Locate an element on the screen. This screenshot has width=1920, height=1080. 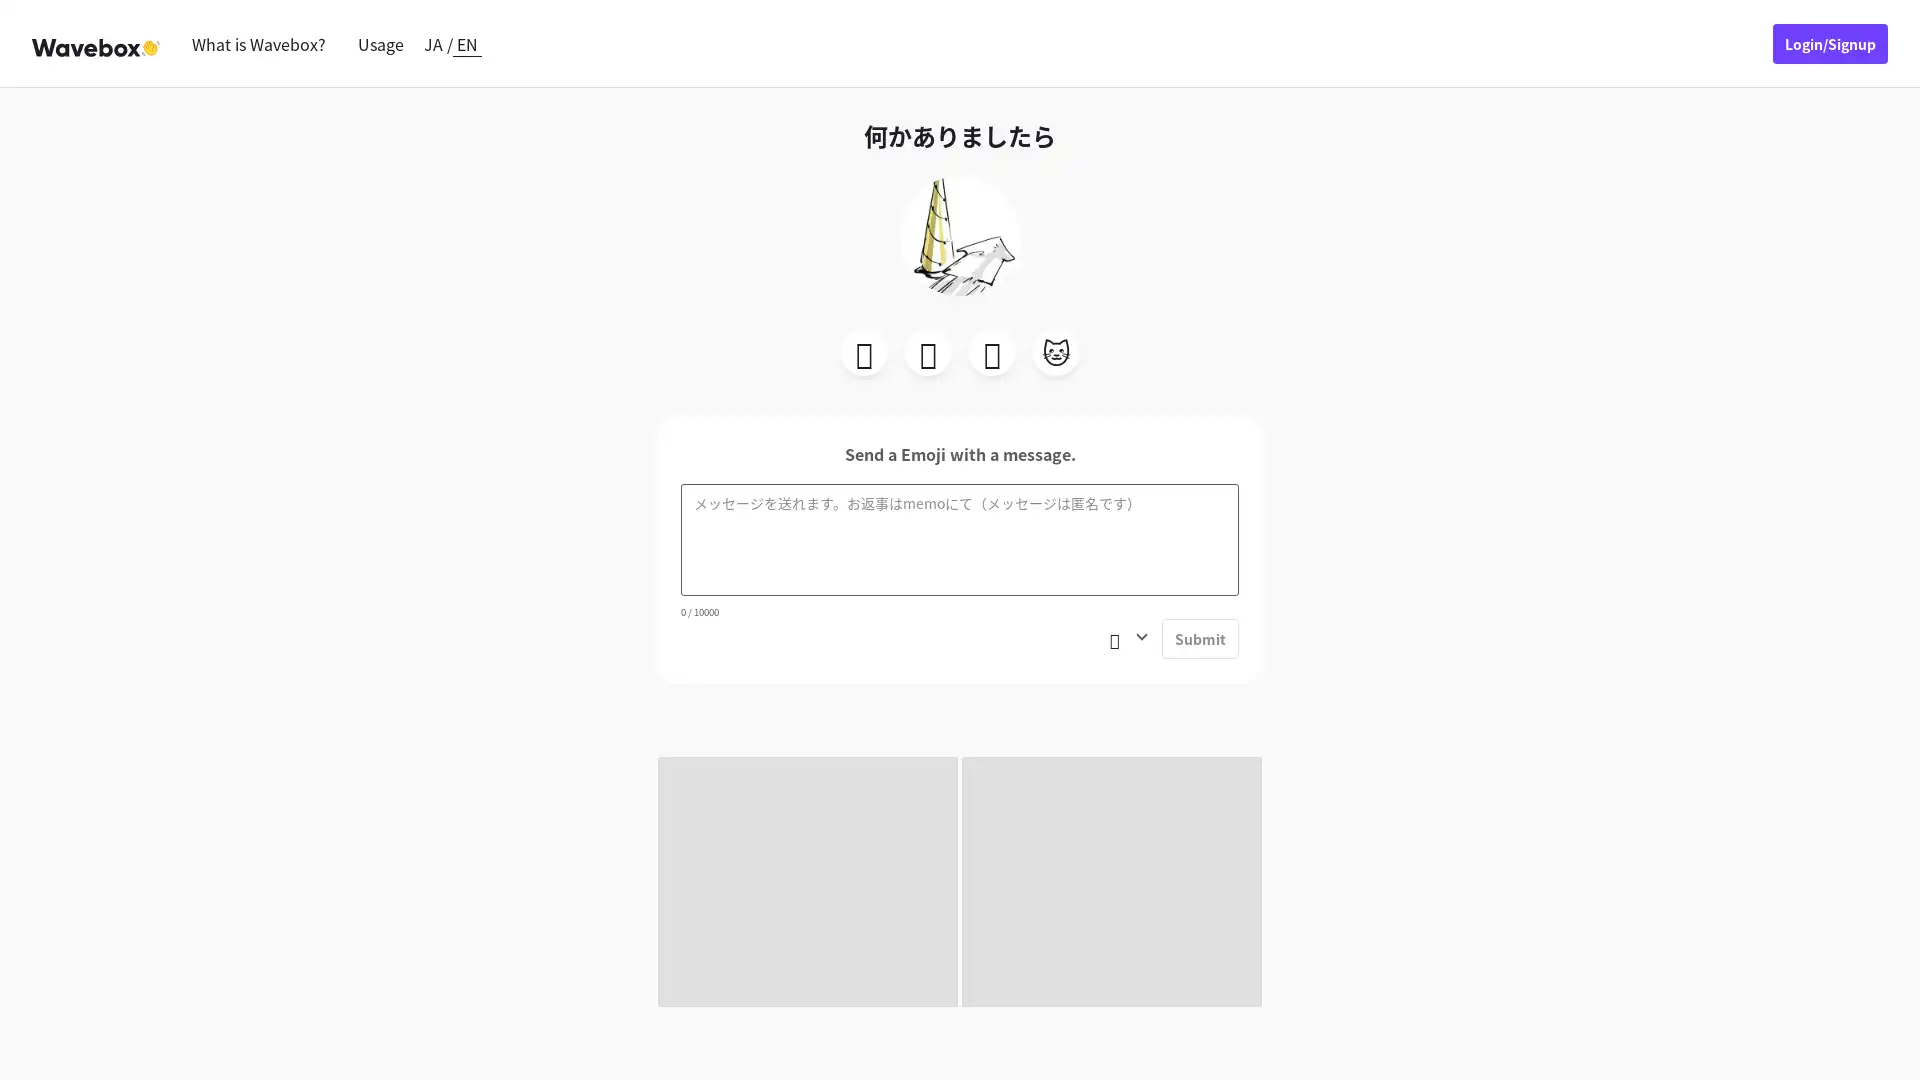
Submit is located at coordinates (1200, 639).